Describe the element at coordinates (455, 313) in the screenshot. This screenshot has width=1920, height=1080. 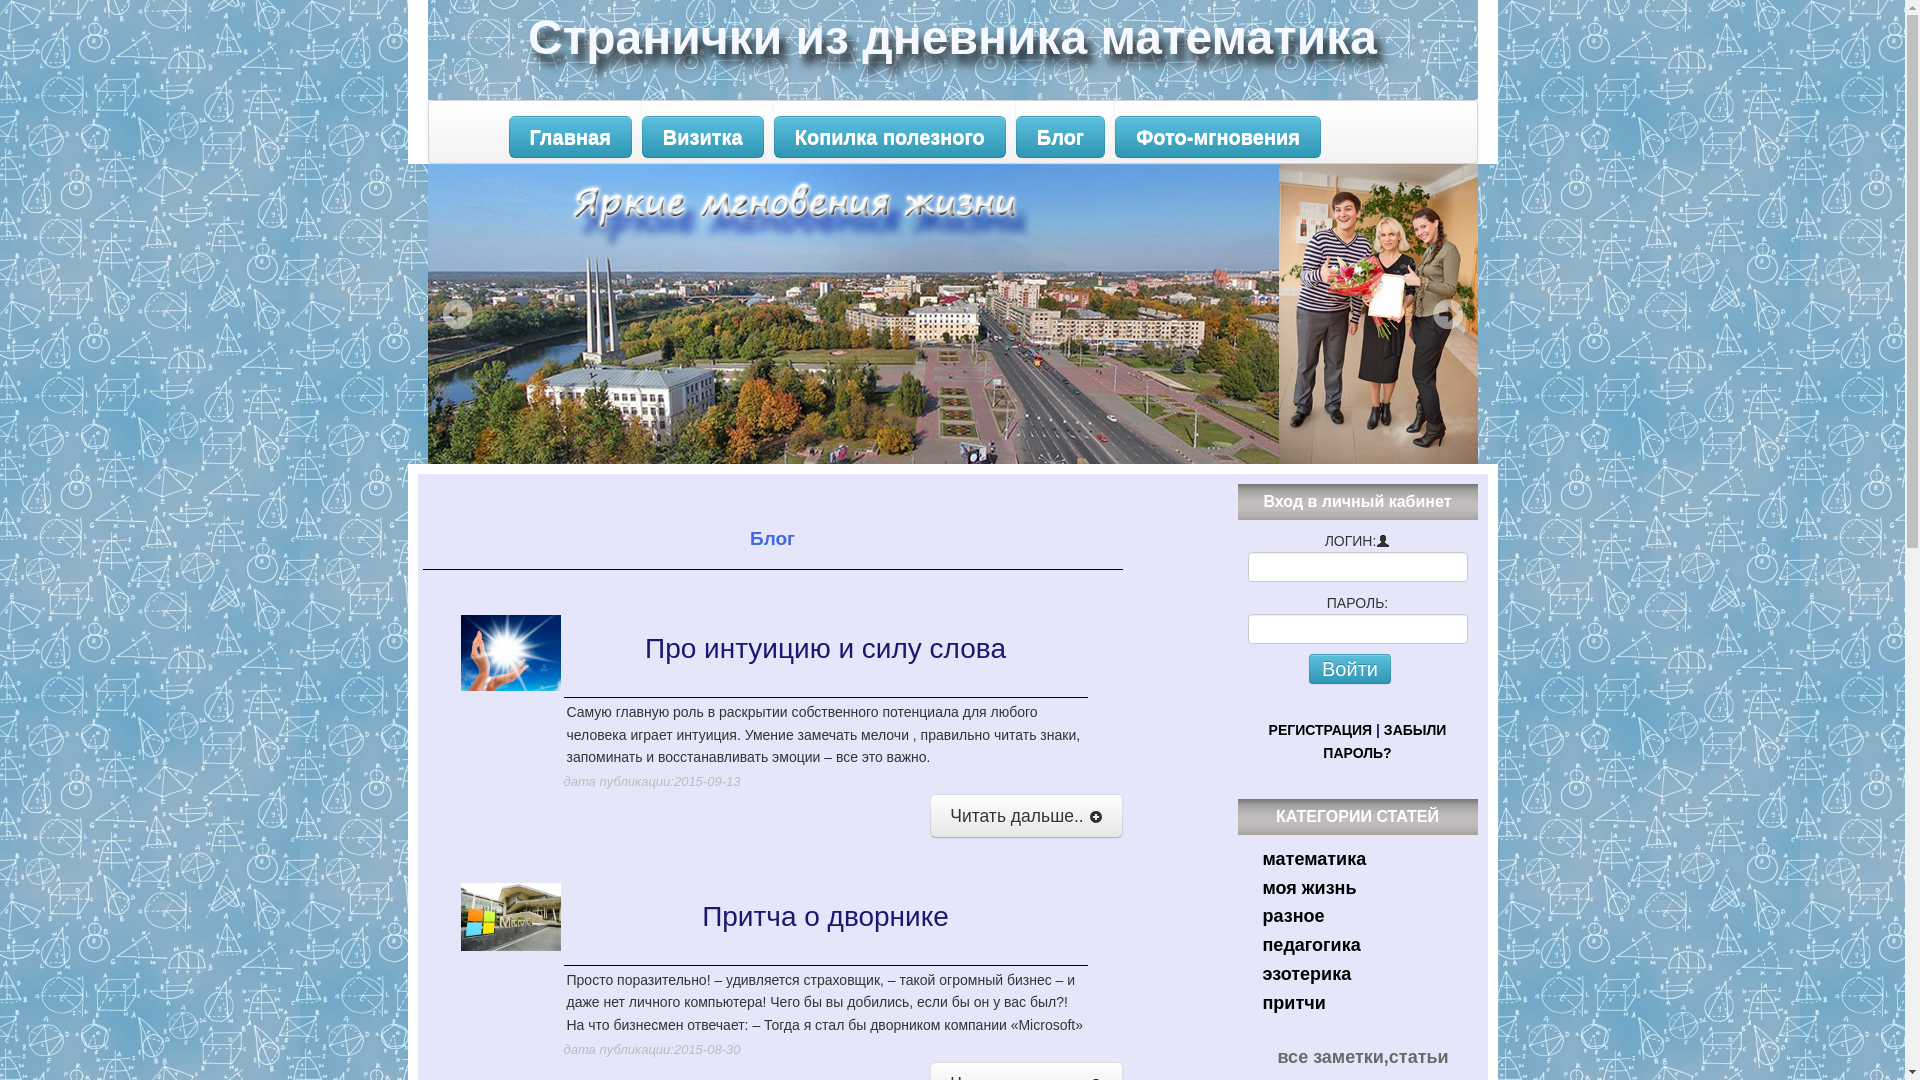
I see `'Prev'` at that location.